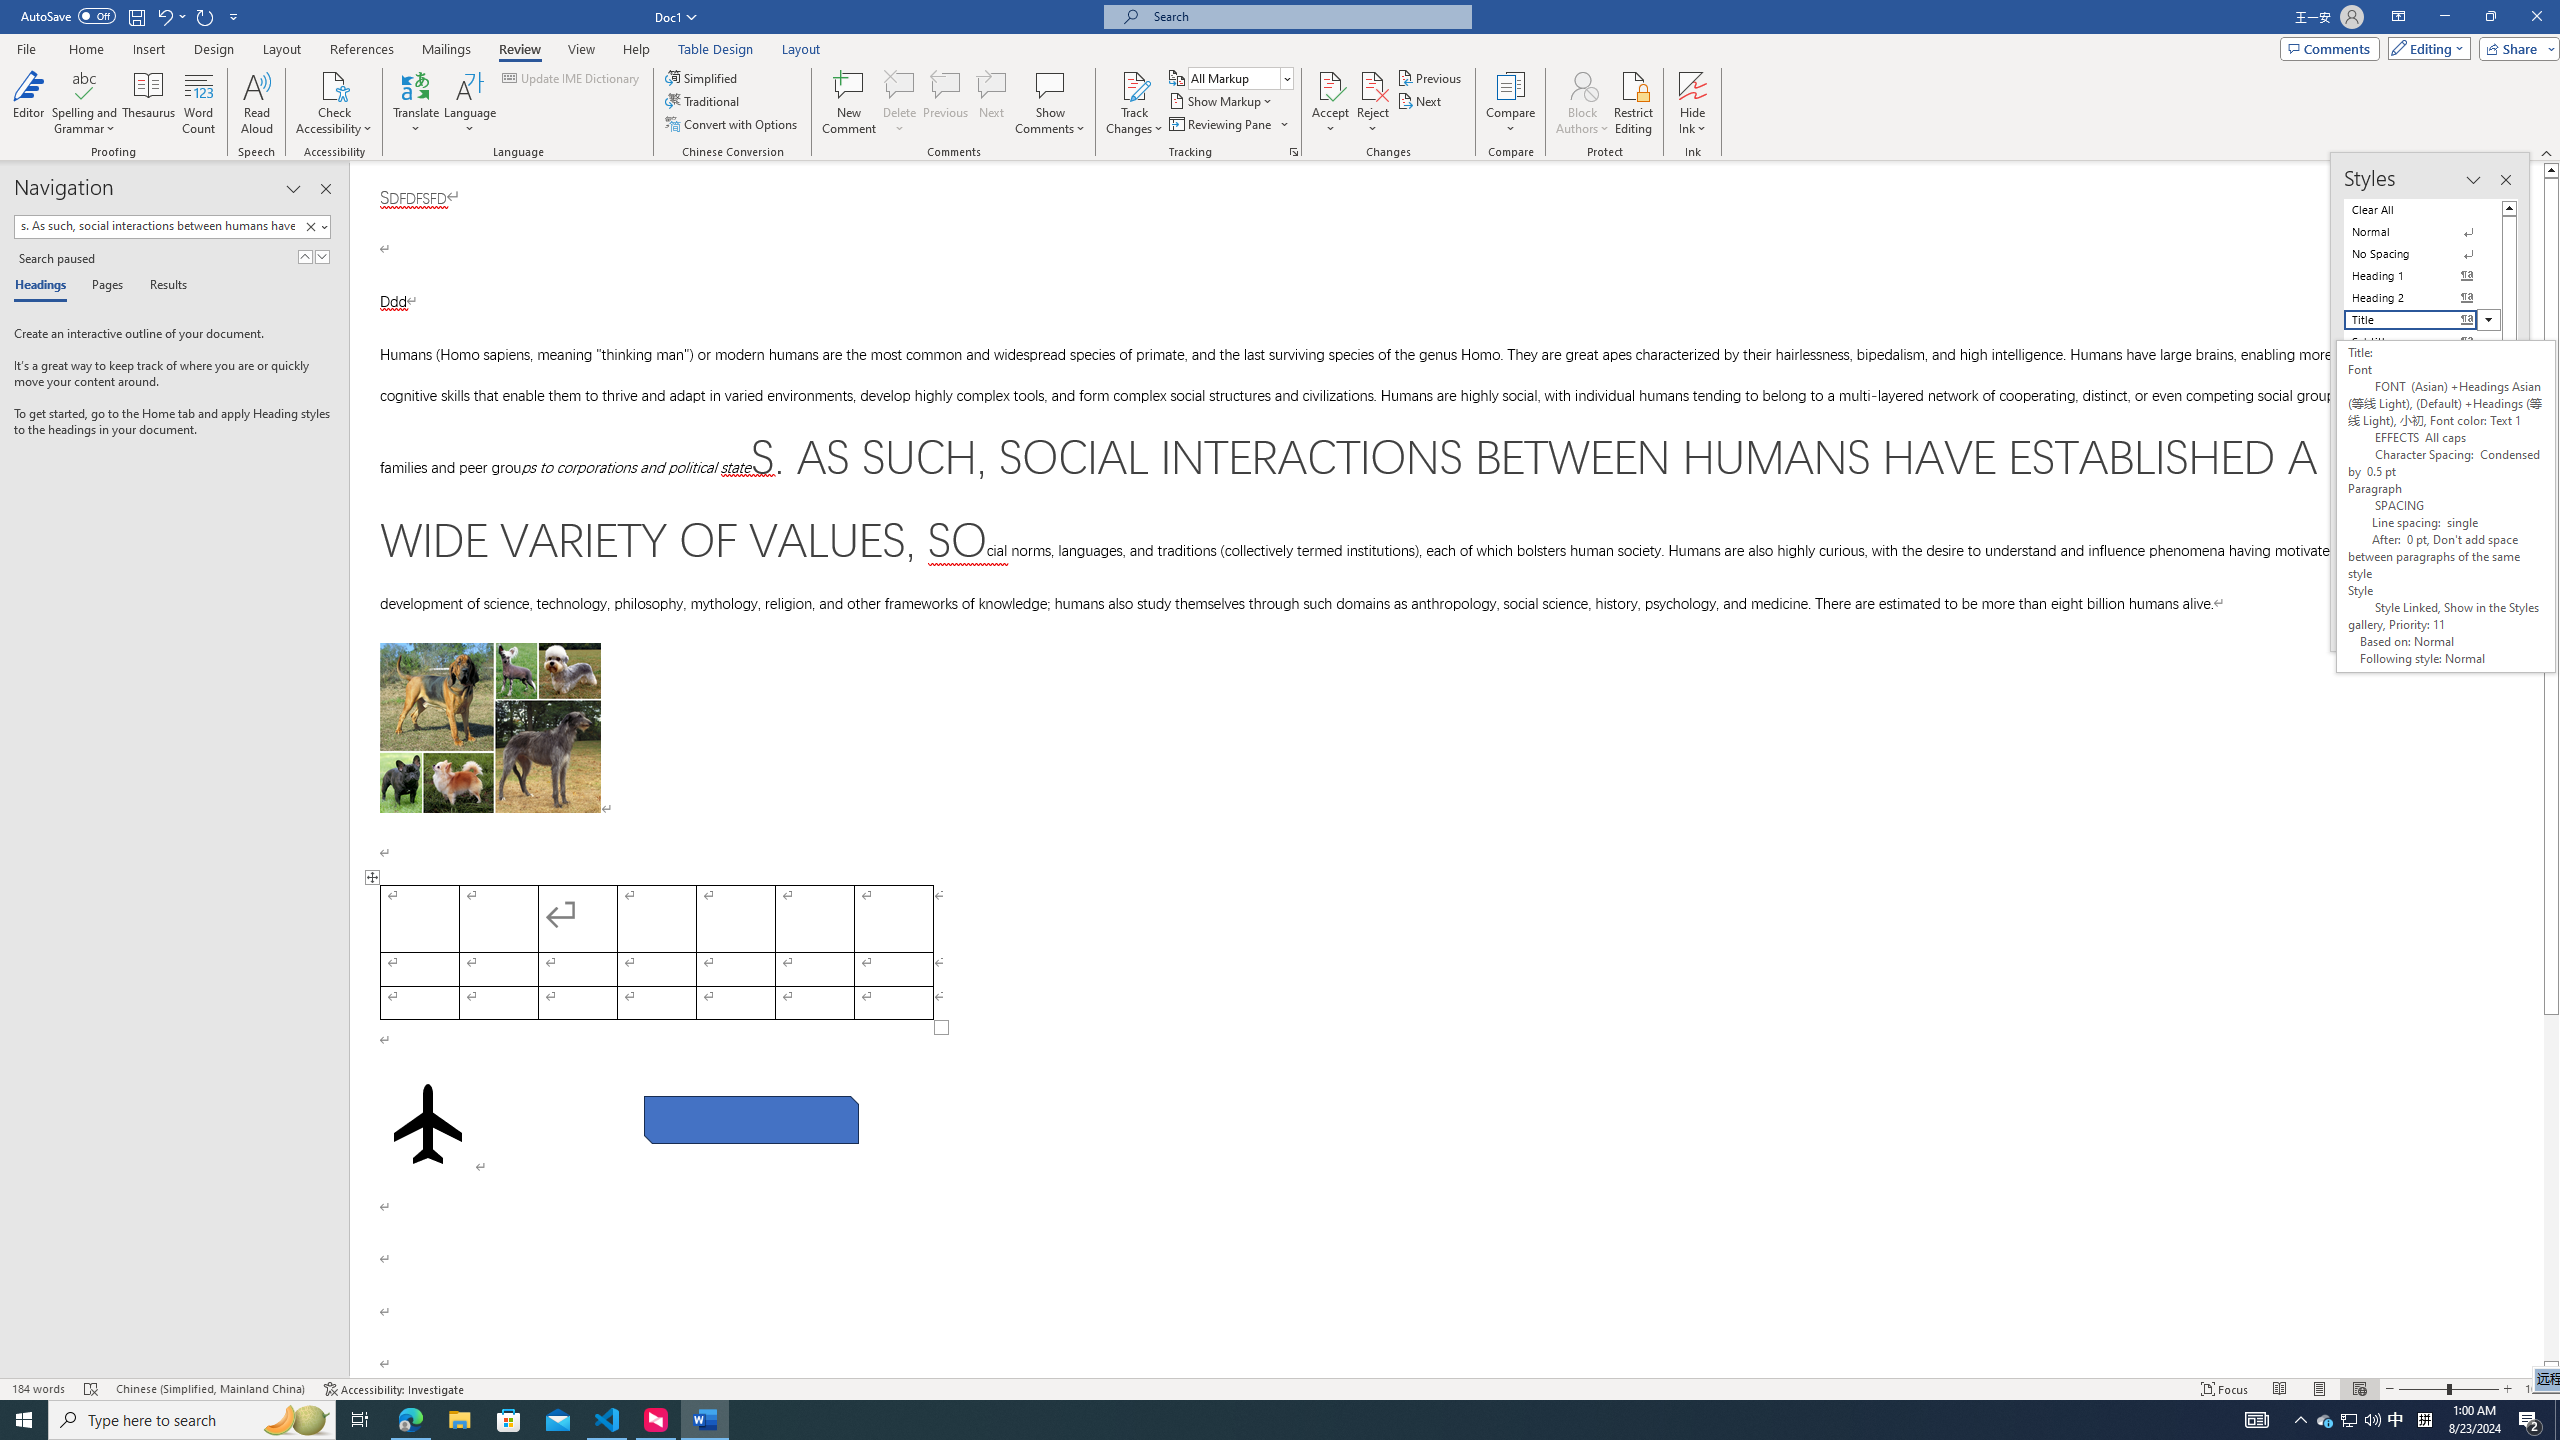 The image size is (2560, 1440). What do you see at coordinates (1330, 103) in the screenshot?
I see `'Accept'` at bounding box center [1330, 103].